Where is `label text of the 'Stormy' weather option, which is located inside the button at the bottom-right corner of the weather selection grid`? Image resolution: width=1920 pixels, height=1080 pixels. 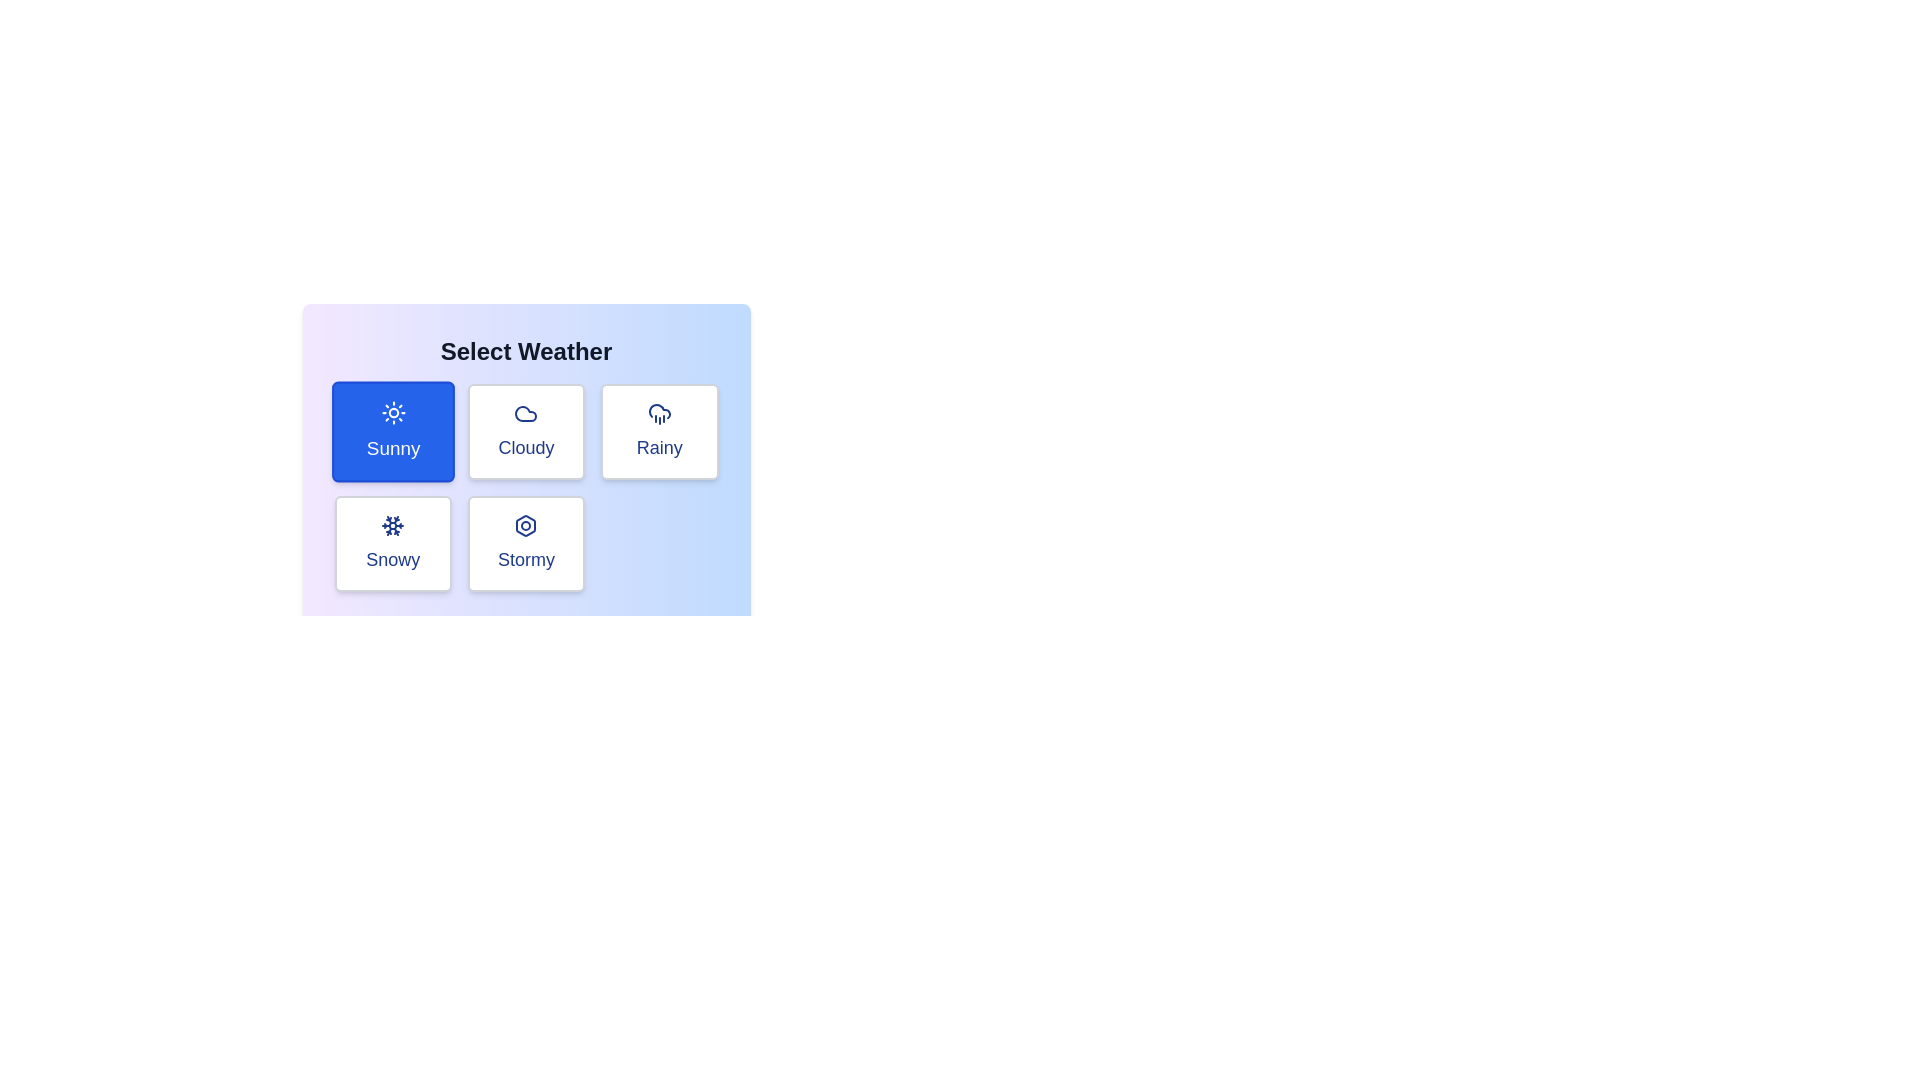
label text of the 'Stormy' weather option, which is located inside the button at the bottom-right corner of the weather selection grid is located at coordinates (526, 559).